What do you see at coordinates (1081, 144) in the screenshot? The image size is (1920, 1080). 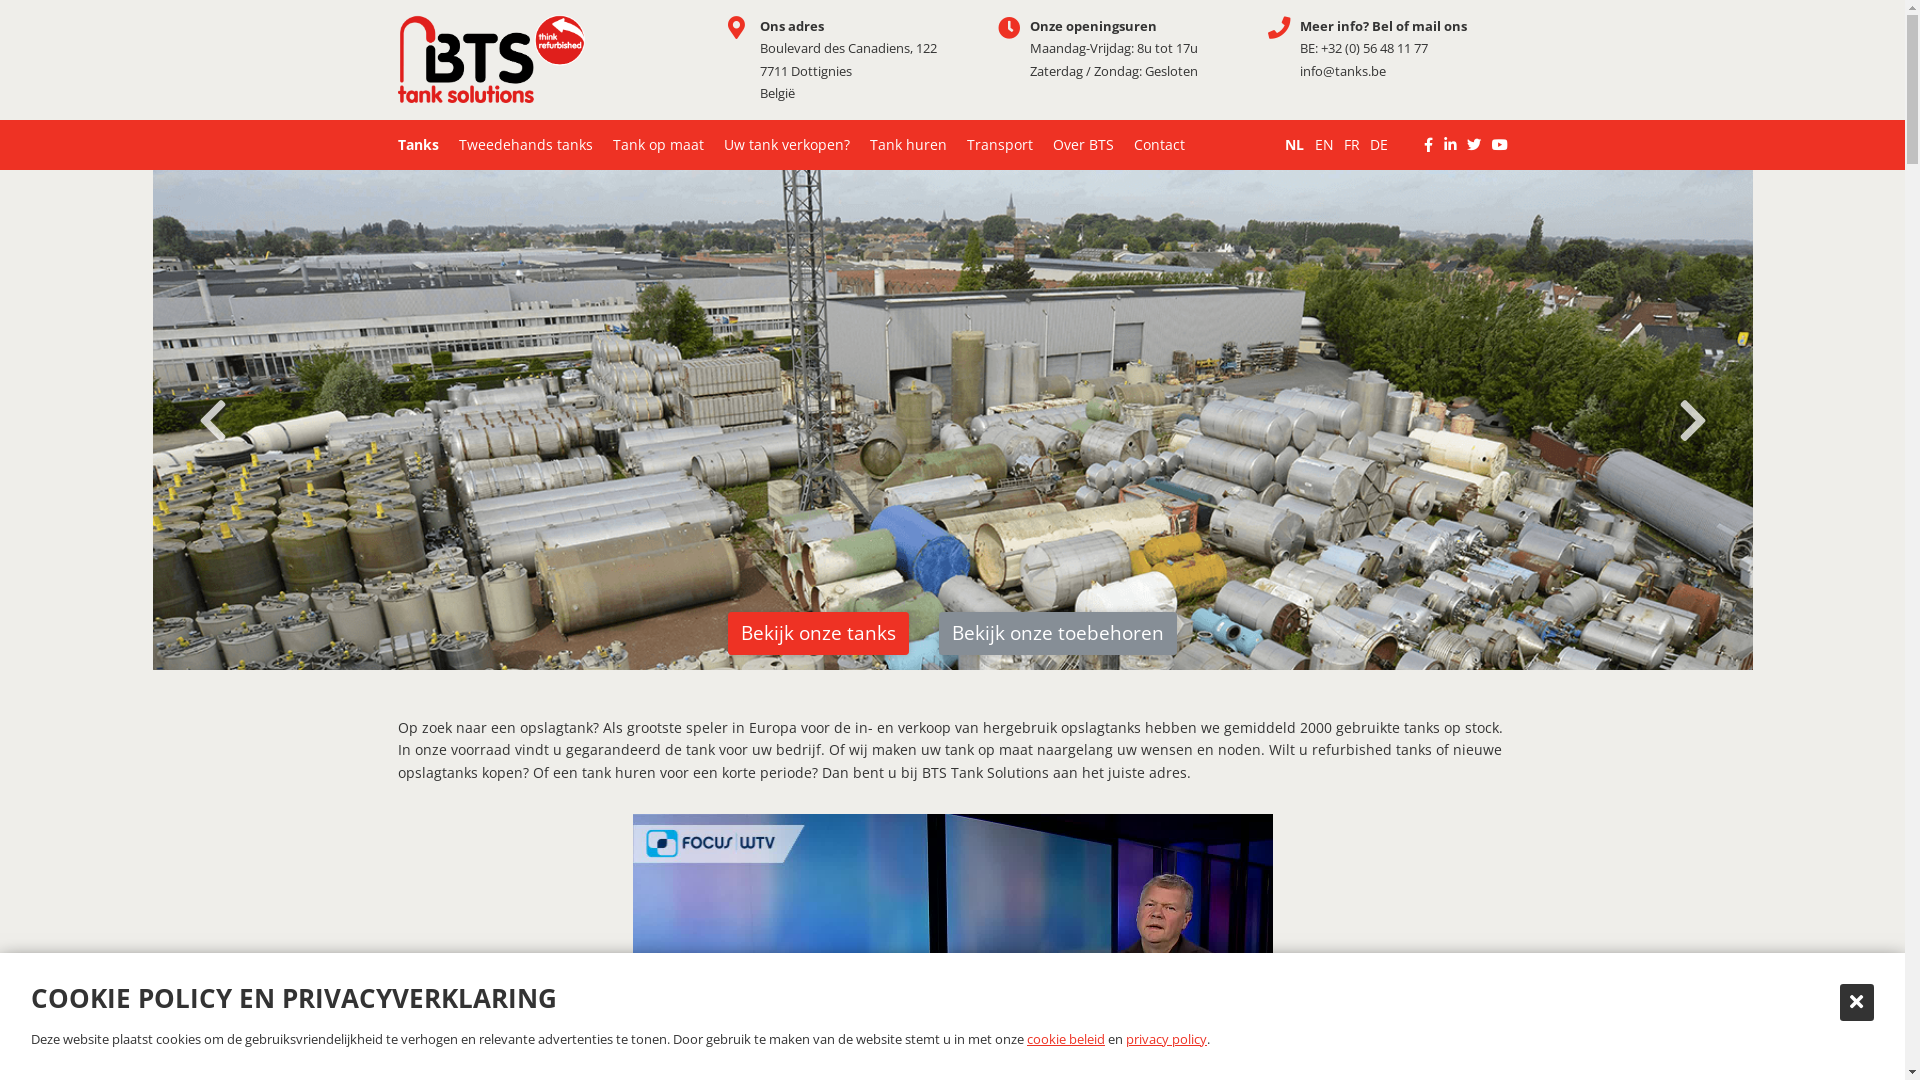 I see `'Over BTS'` at bounding box center [1081, 144].